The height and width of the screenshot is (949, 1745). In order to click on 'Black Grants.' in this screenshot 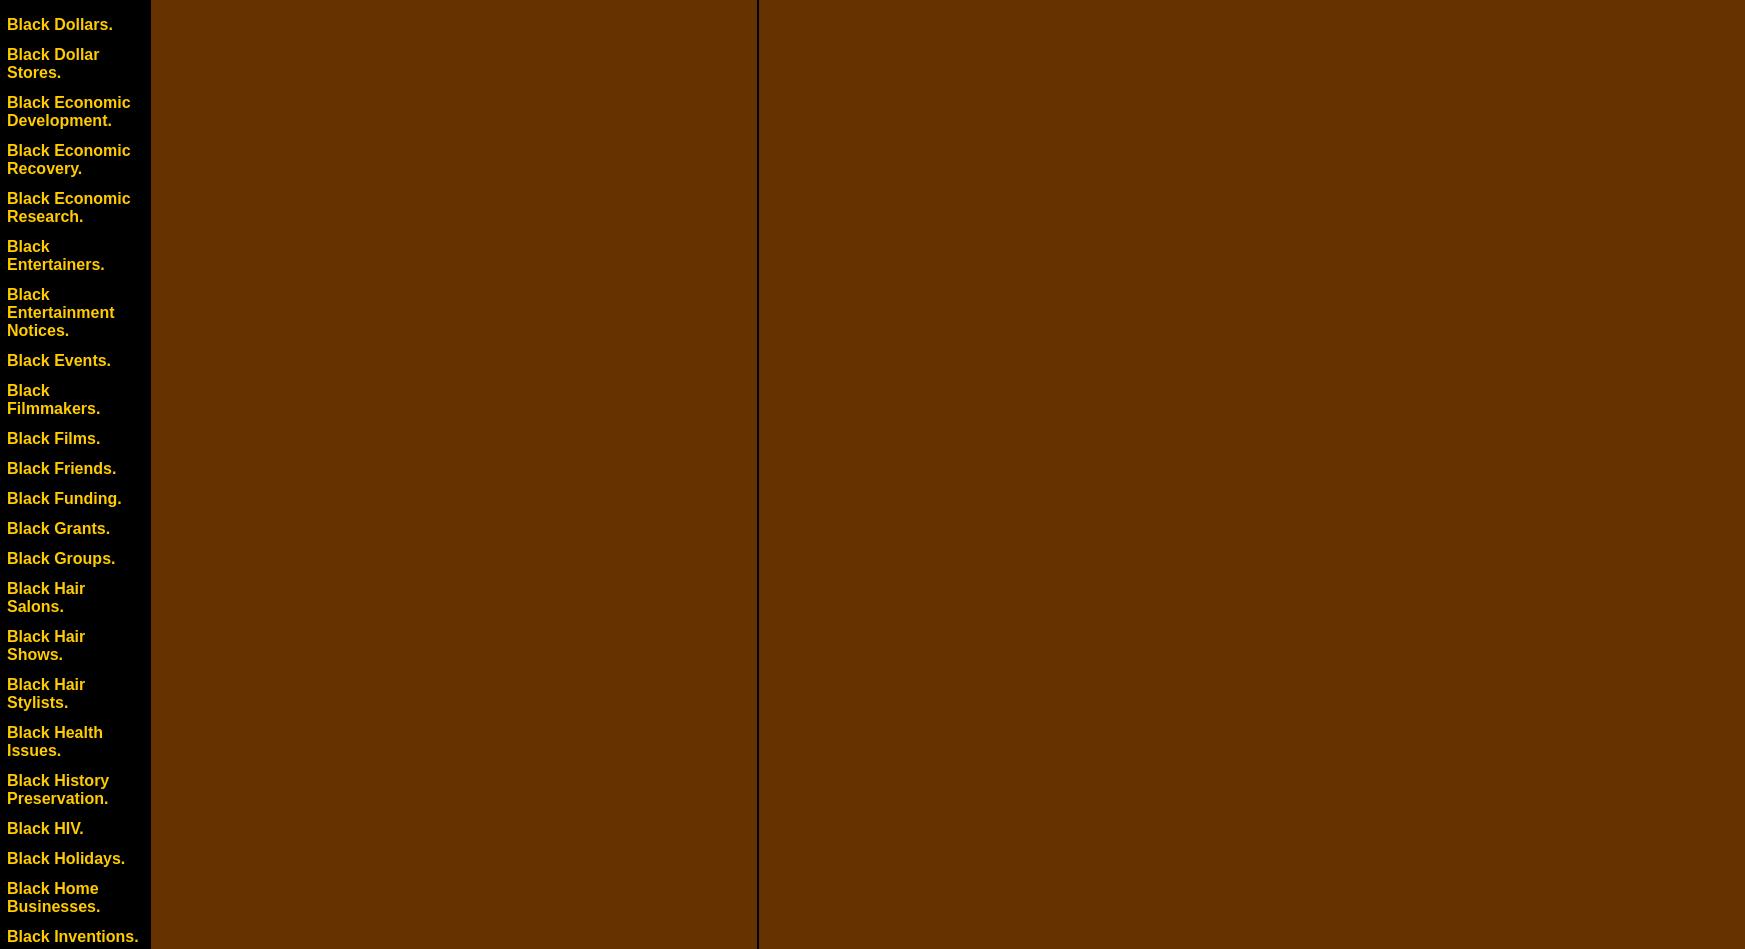, I will do `click(57, 527)`.